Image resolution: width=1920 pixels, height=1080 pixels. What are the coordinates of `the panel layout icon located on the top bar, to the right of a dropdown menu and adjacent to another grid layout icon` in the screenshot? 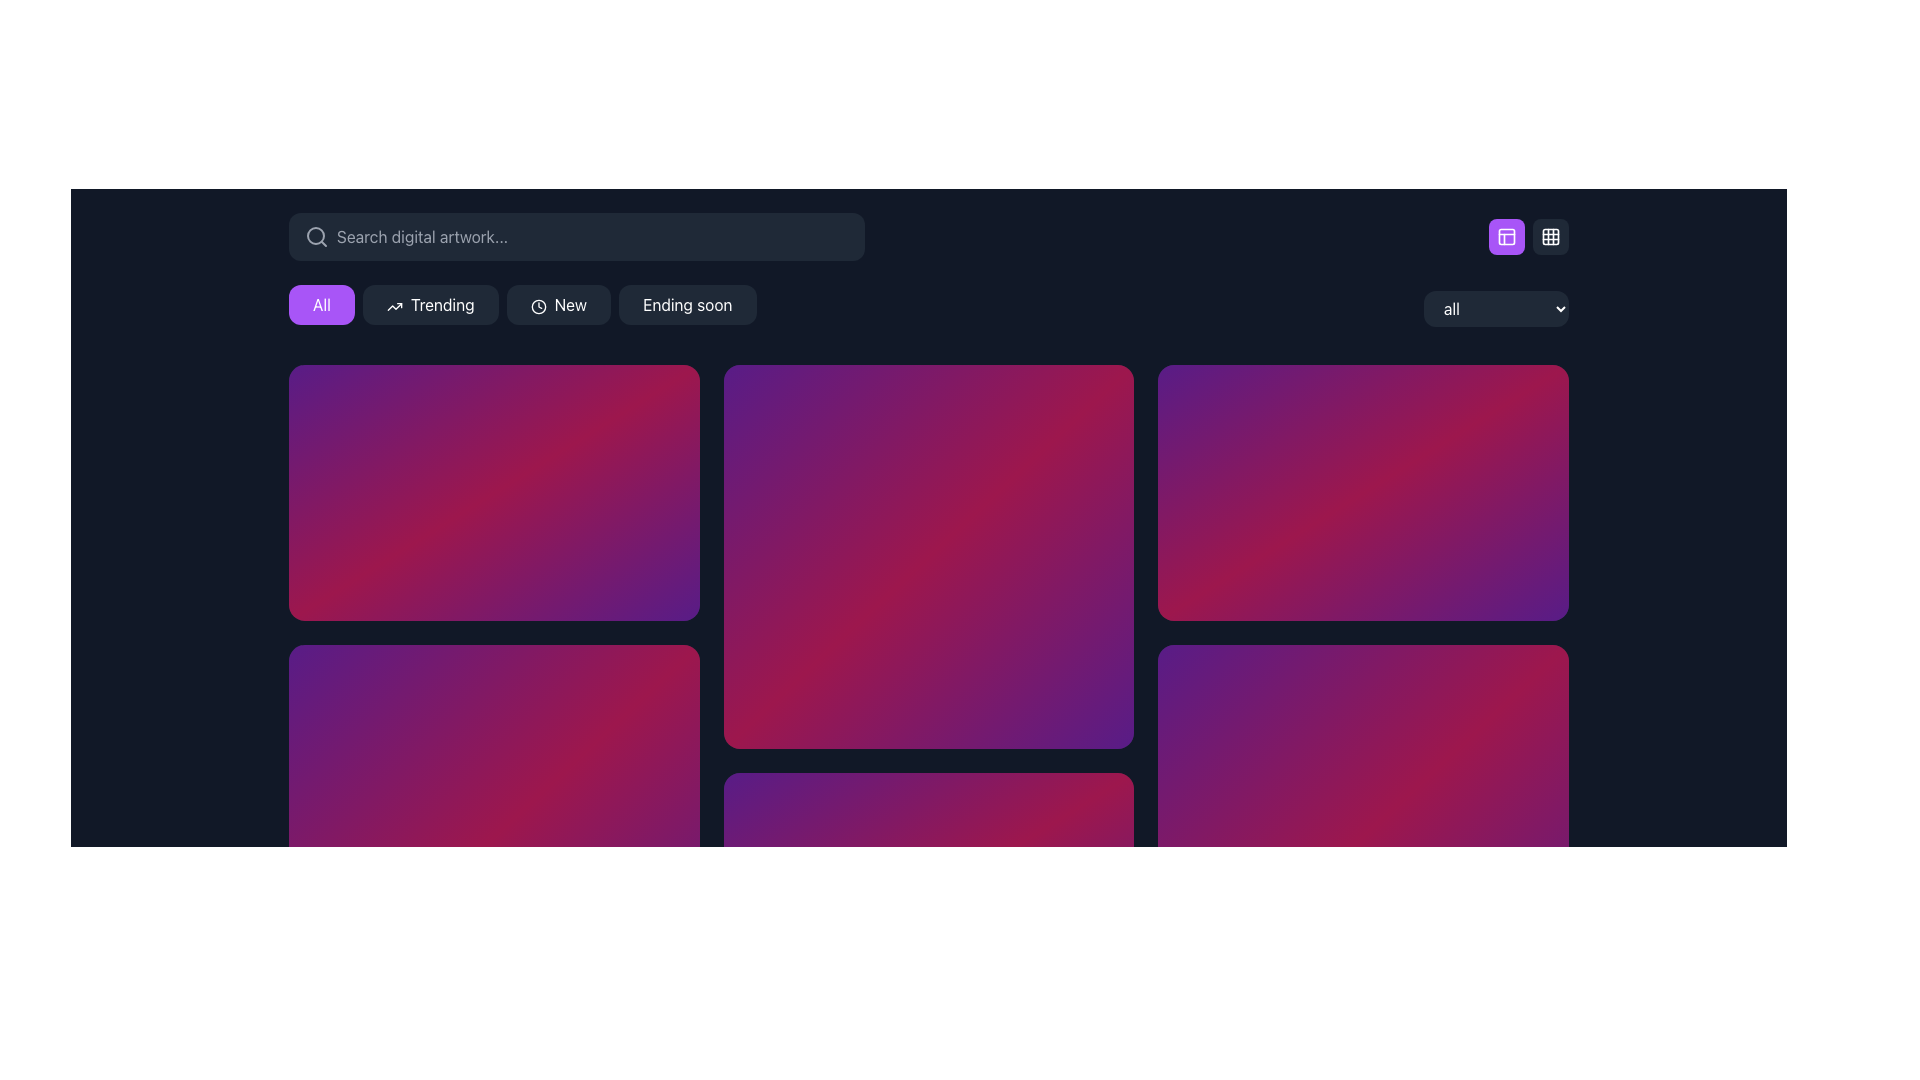 It's located at (1507, 235).